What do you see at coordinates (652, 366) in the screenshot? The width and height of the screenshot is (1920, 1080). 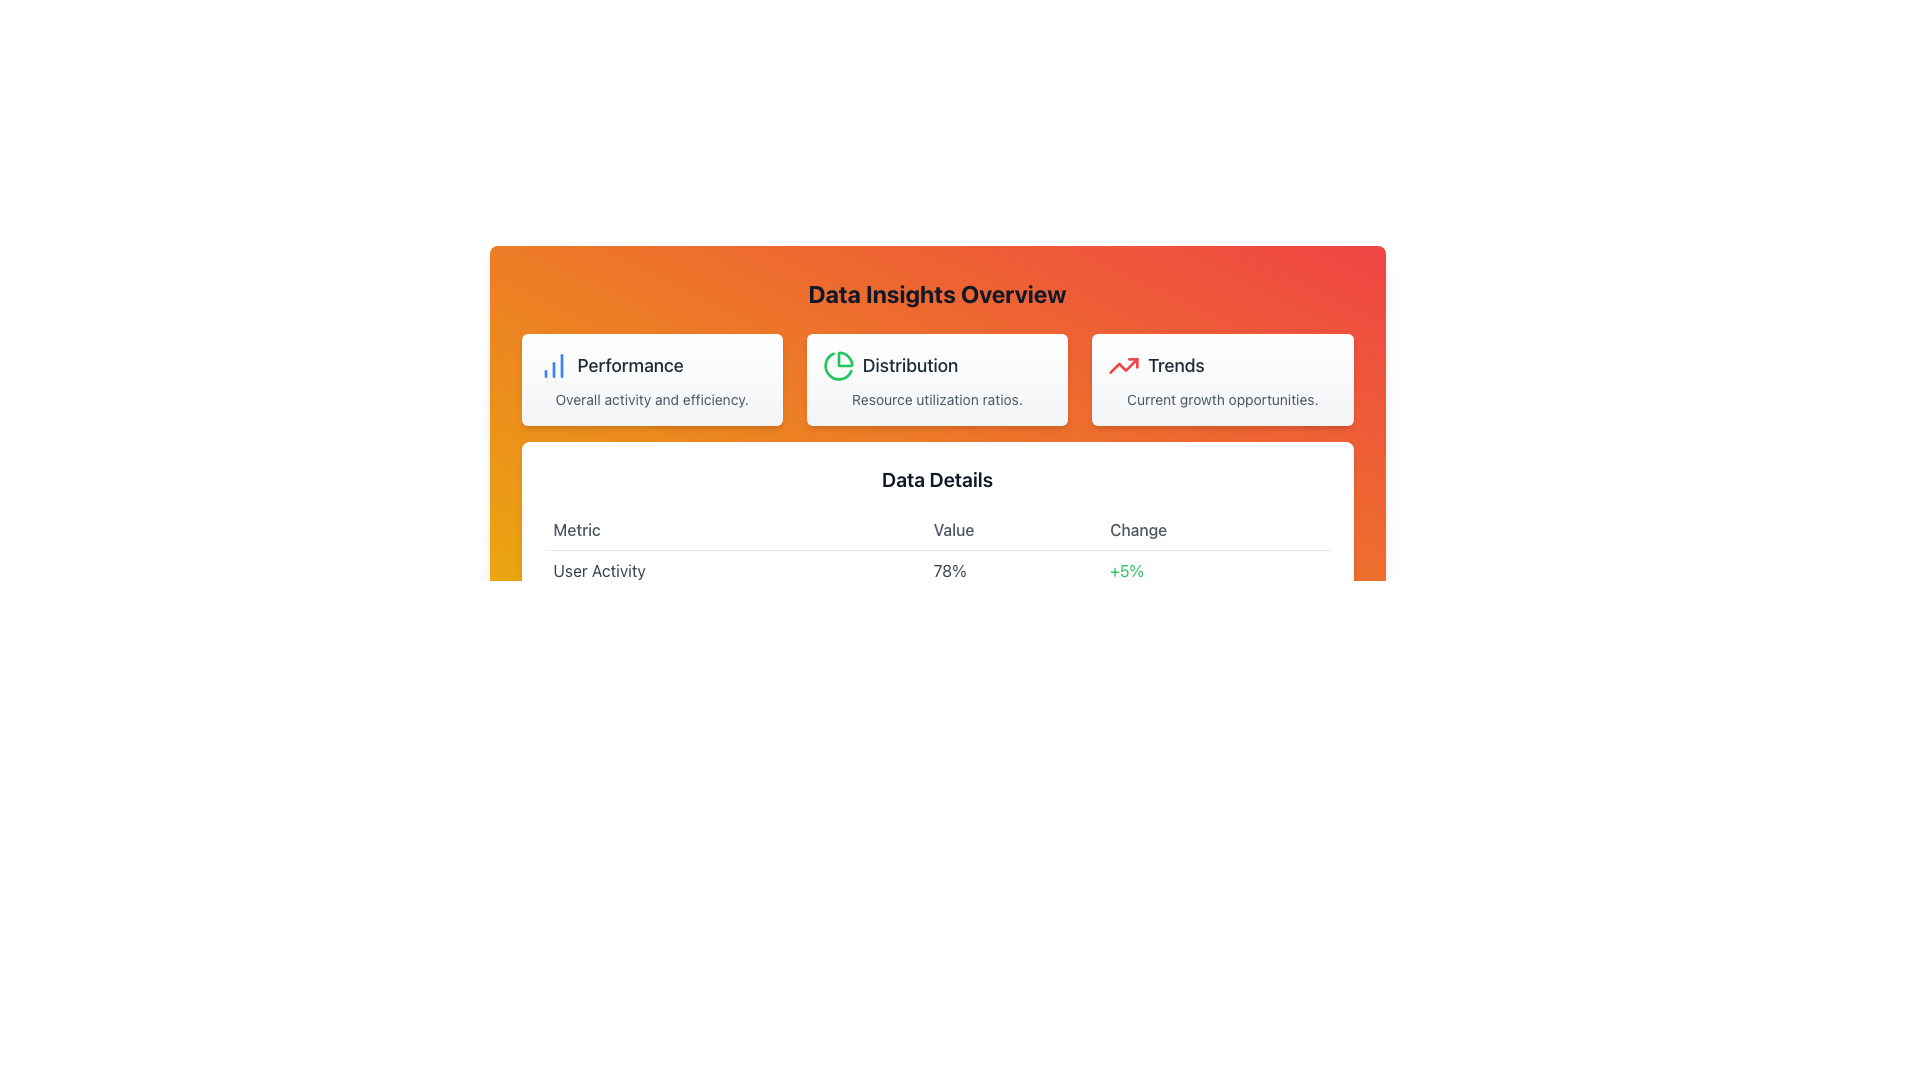 I see `the text label that serves as the header for performance-related metrics, located at the top-left area of the first card in a series of three cards arranged horizontally` at bounding box center [652, 366].